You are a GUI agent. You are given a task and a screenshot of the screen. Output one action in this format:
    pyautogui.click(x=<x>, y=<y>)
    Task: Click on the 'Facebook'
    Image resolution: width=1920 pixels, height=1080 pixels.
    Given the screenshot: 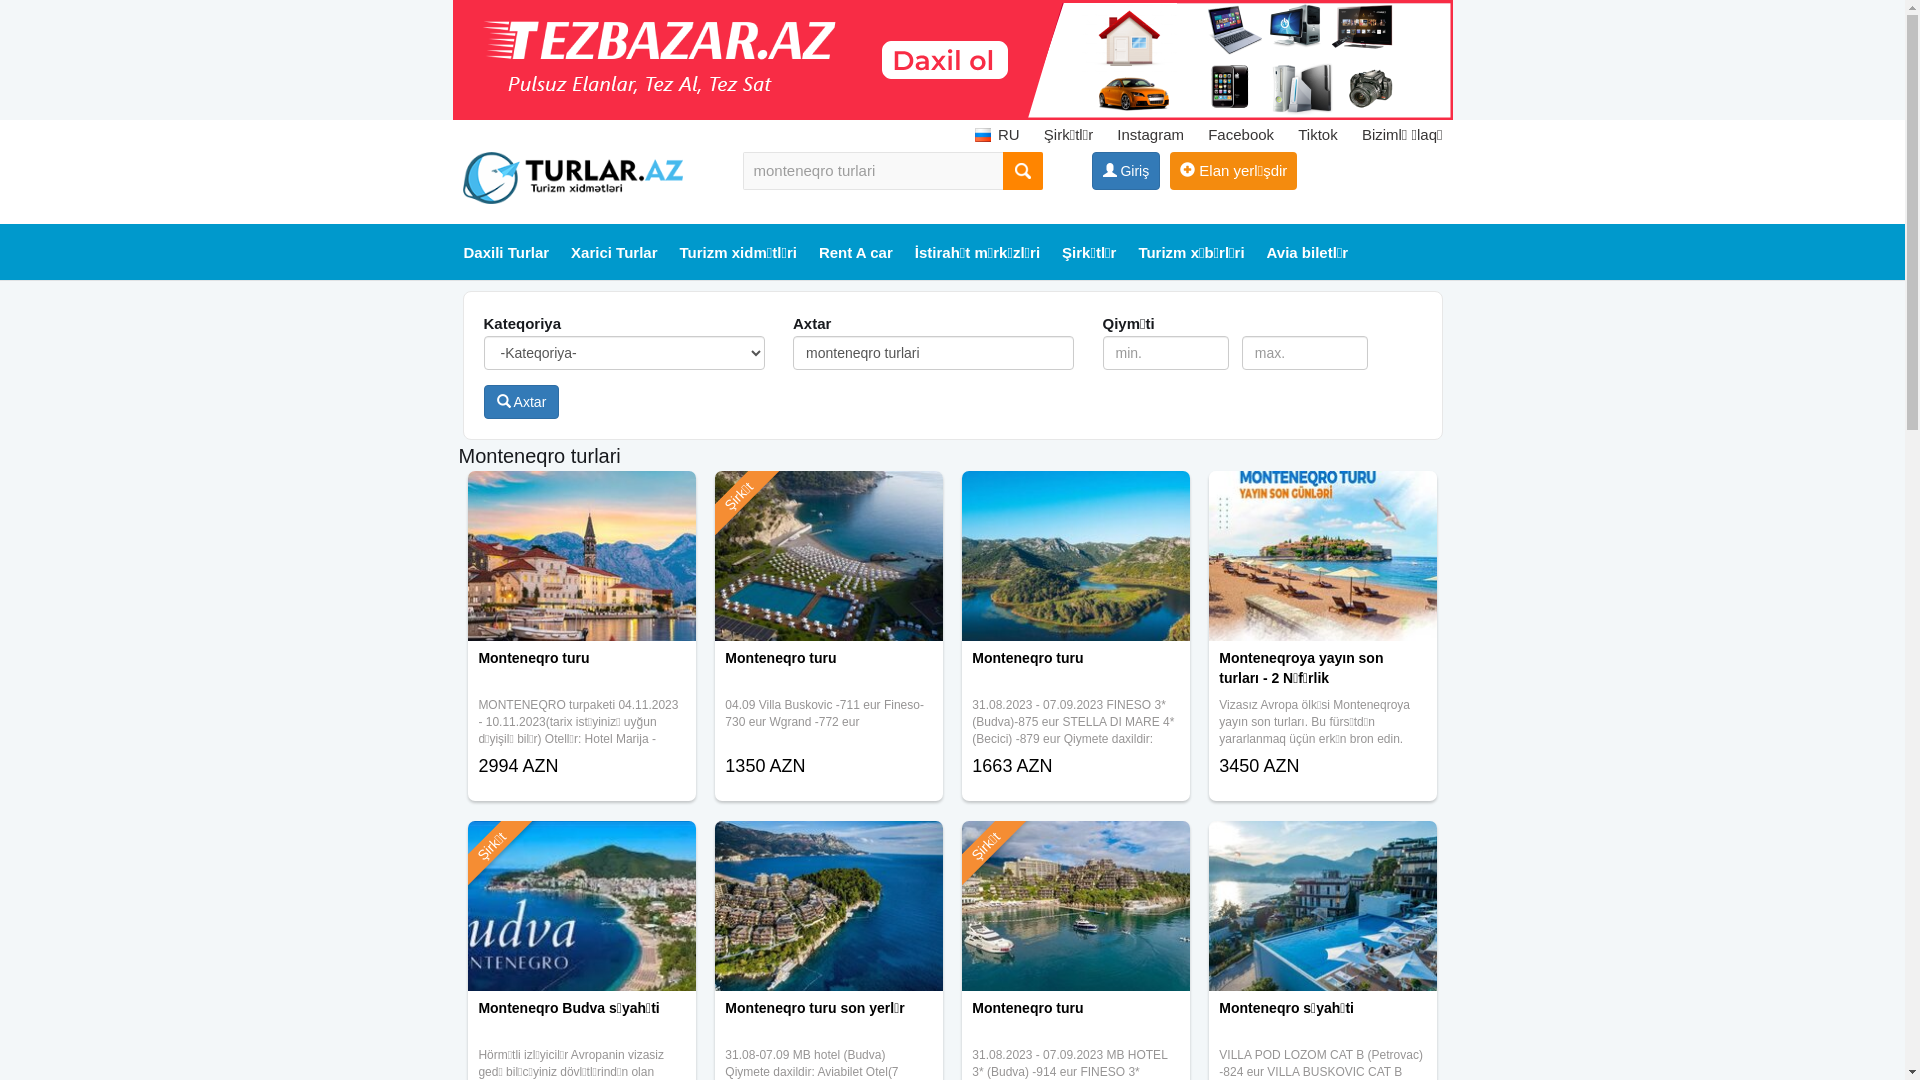 What is the action you would take?
    pyautogui.click(x=1240, y=134)
    